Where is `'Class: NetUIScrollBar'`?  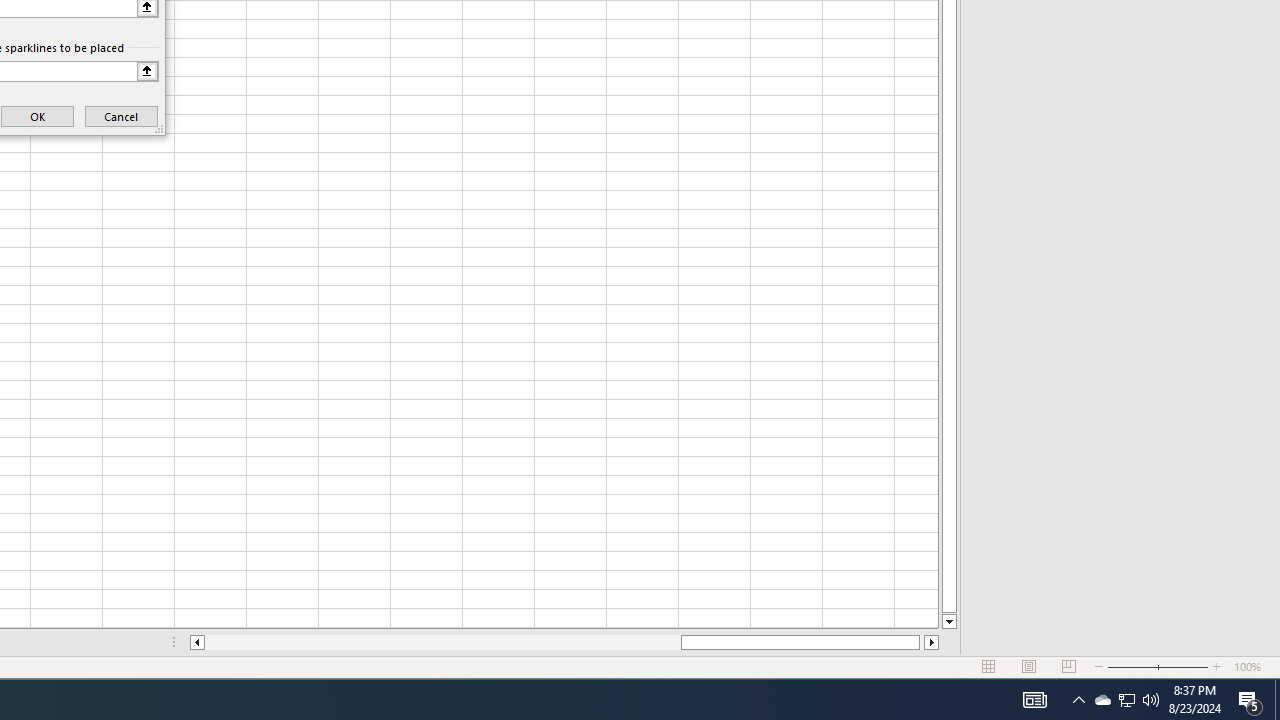
'Class: NetUIScrollBar' is located at coordinates (563, 642).